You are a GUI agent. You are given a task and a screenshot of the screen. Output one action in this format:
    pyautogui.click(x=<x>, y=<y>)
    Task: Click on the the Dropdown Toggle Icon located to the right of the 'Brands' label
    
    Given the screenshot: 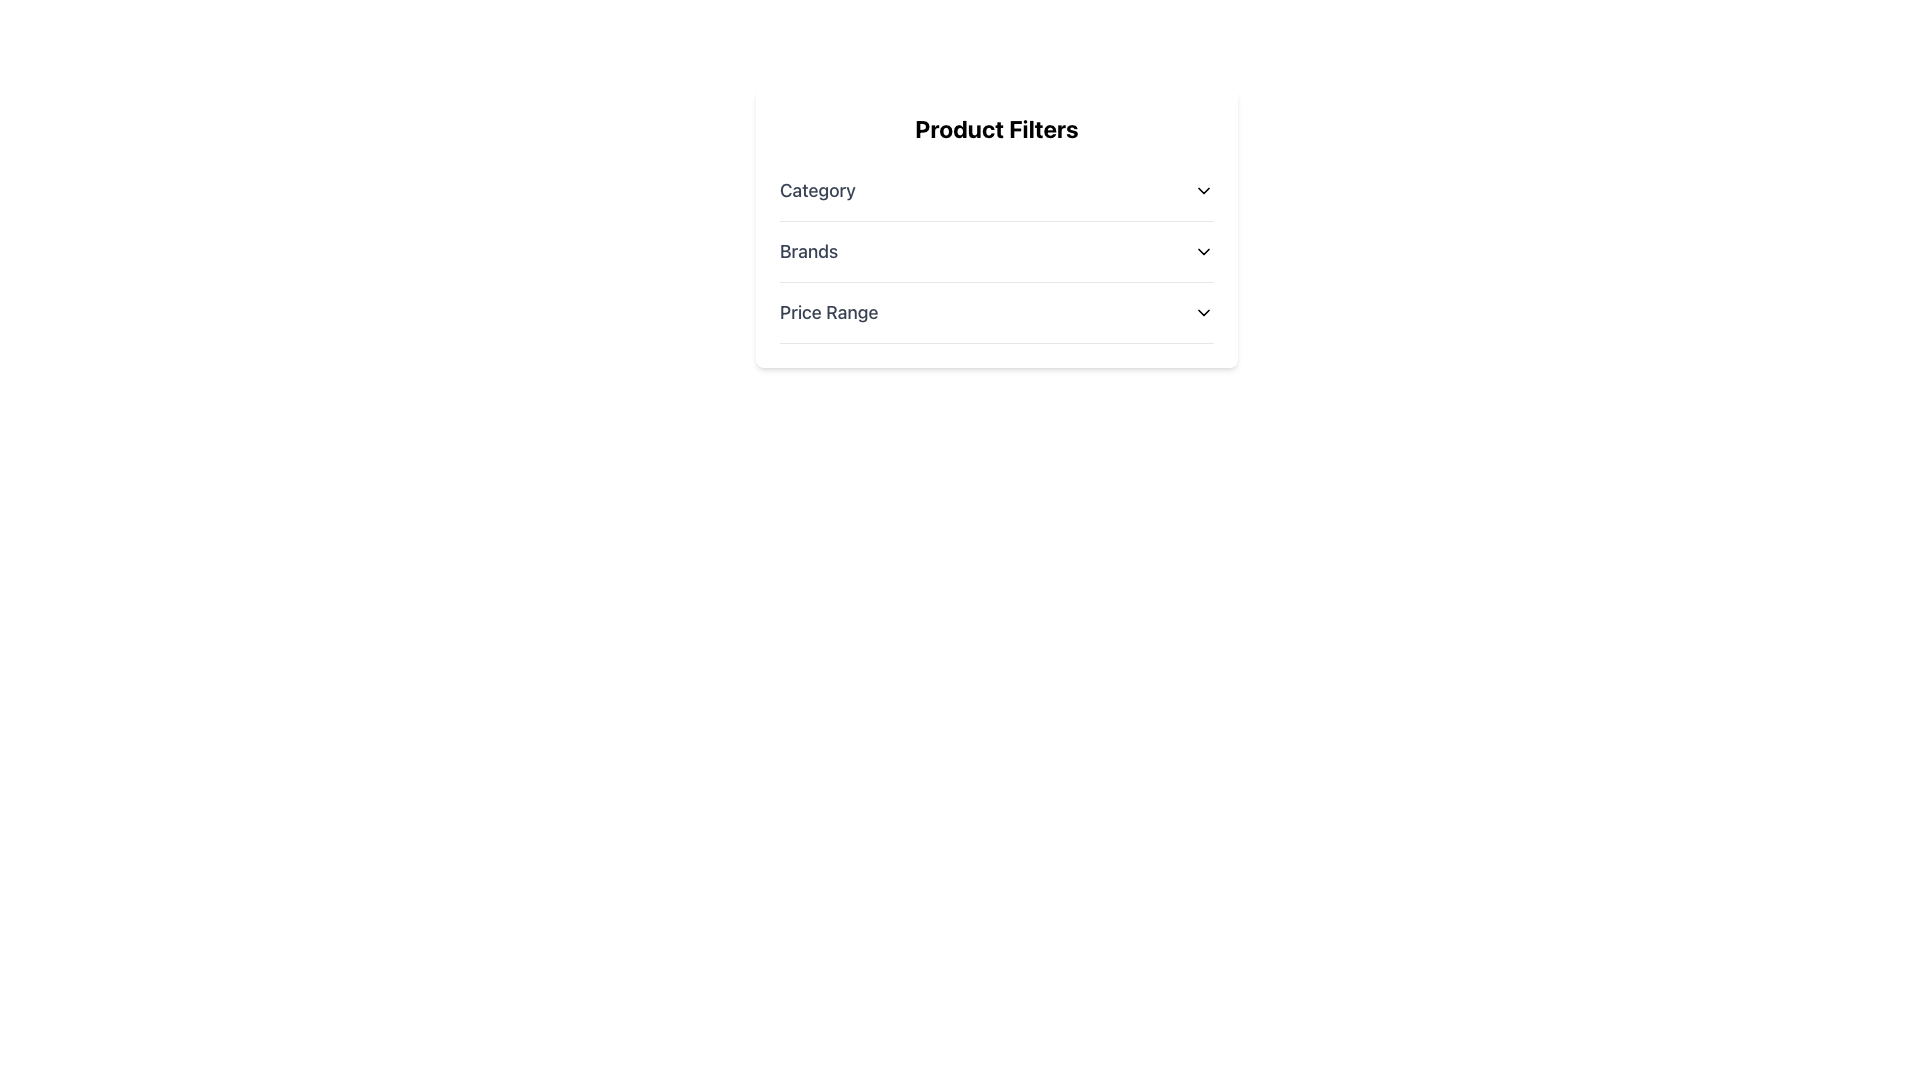 What is the action you would take?
    pyautogui.click(x=1203, y=250)
    